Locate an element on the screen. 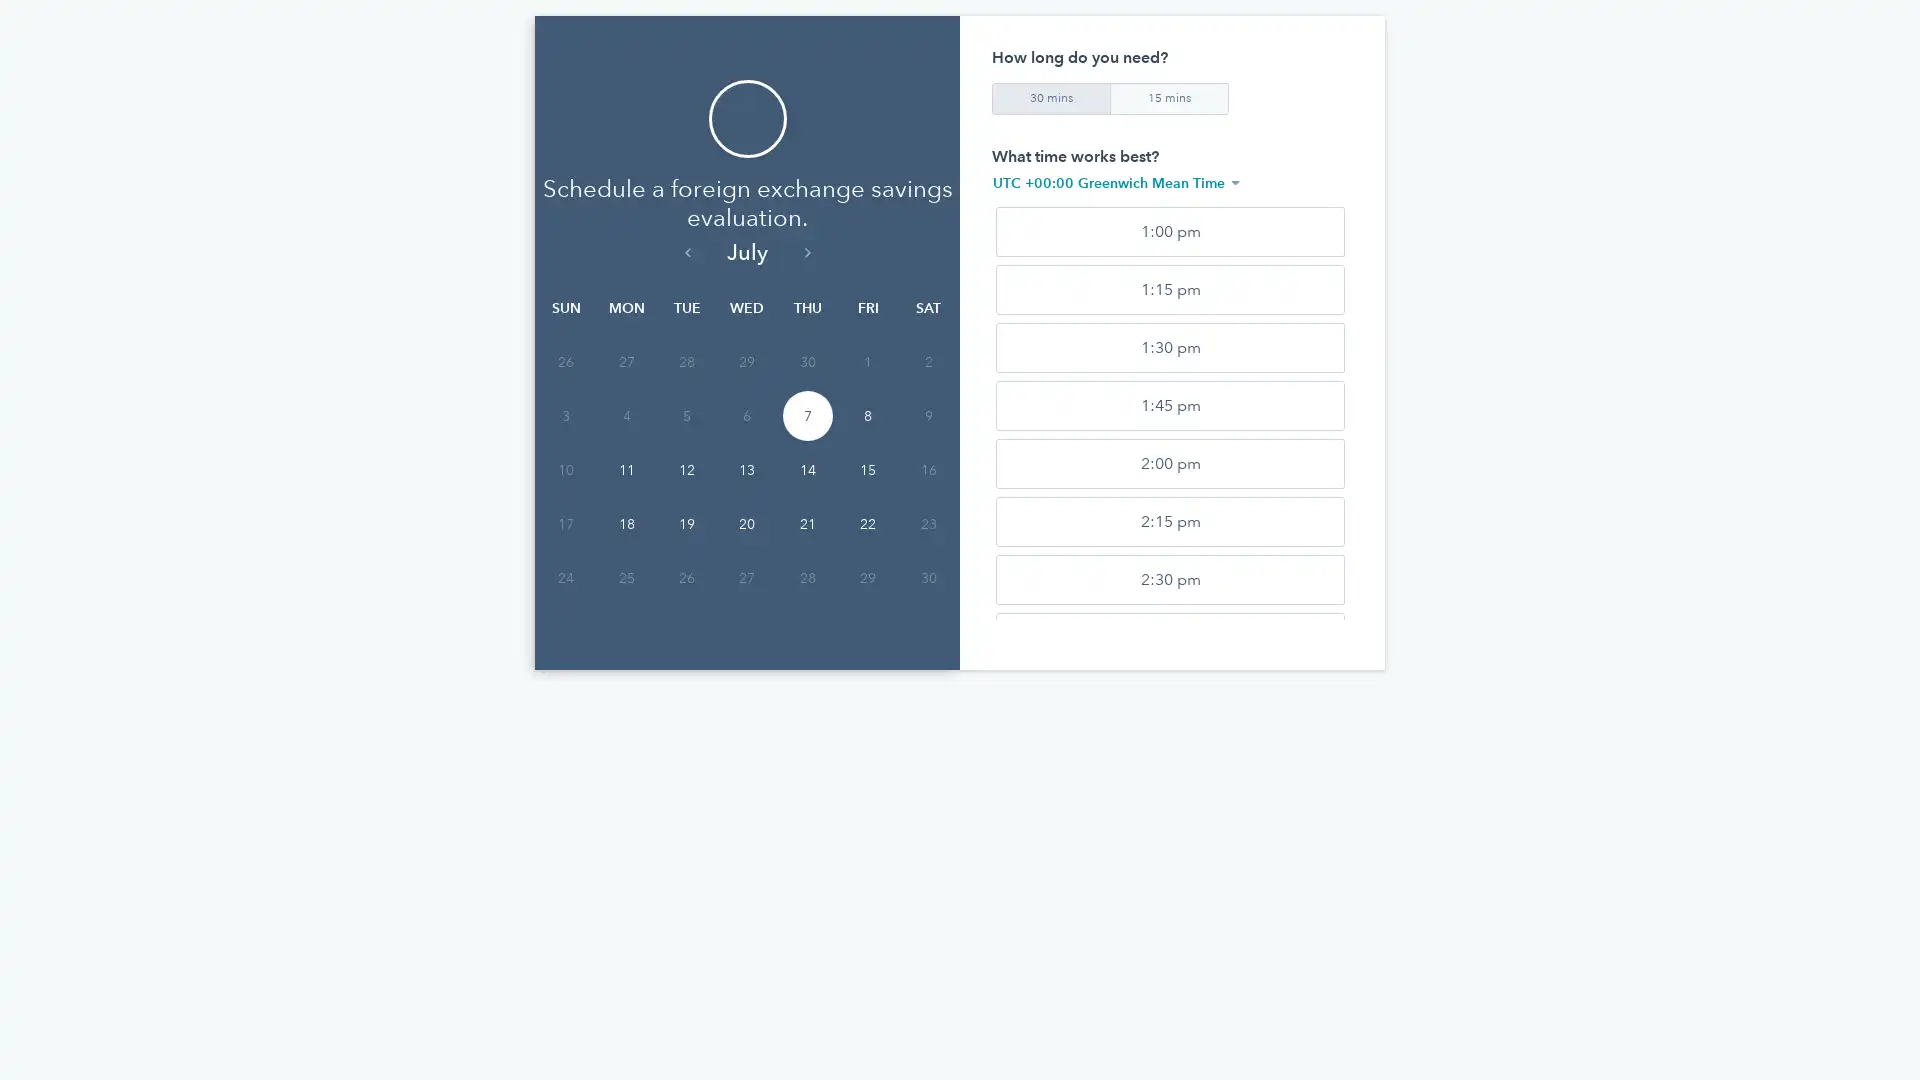 The width and height of the screenshot is (1920, 1080). View August is located at coordinates (806, 250).